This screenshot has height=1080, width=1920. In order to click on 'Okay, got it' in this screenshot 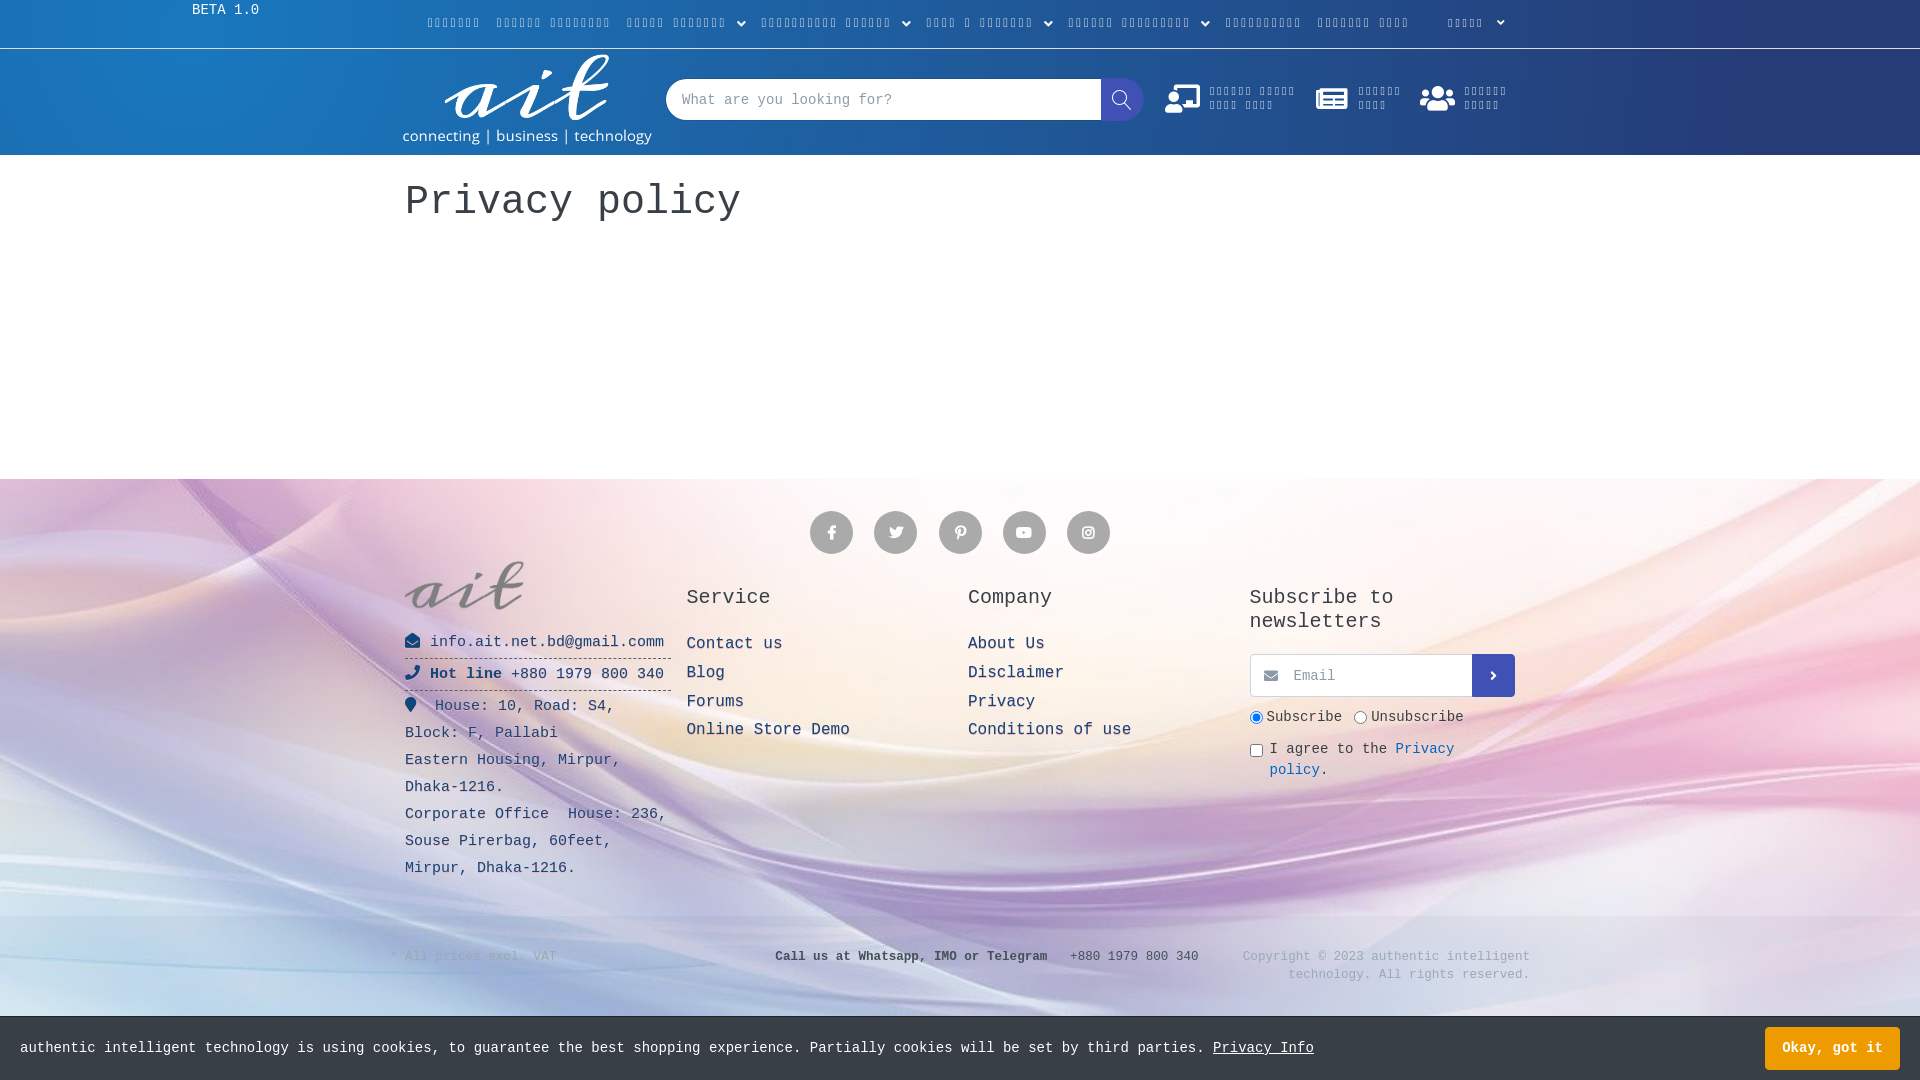, I will do `click(1832, 1047)`.